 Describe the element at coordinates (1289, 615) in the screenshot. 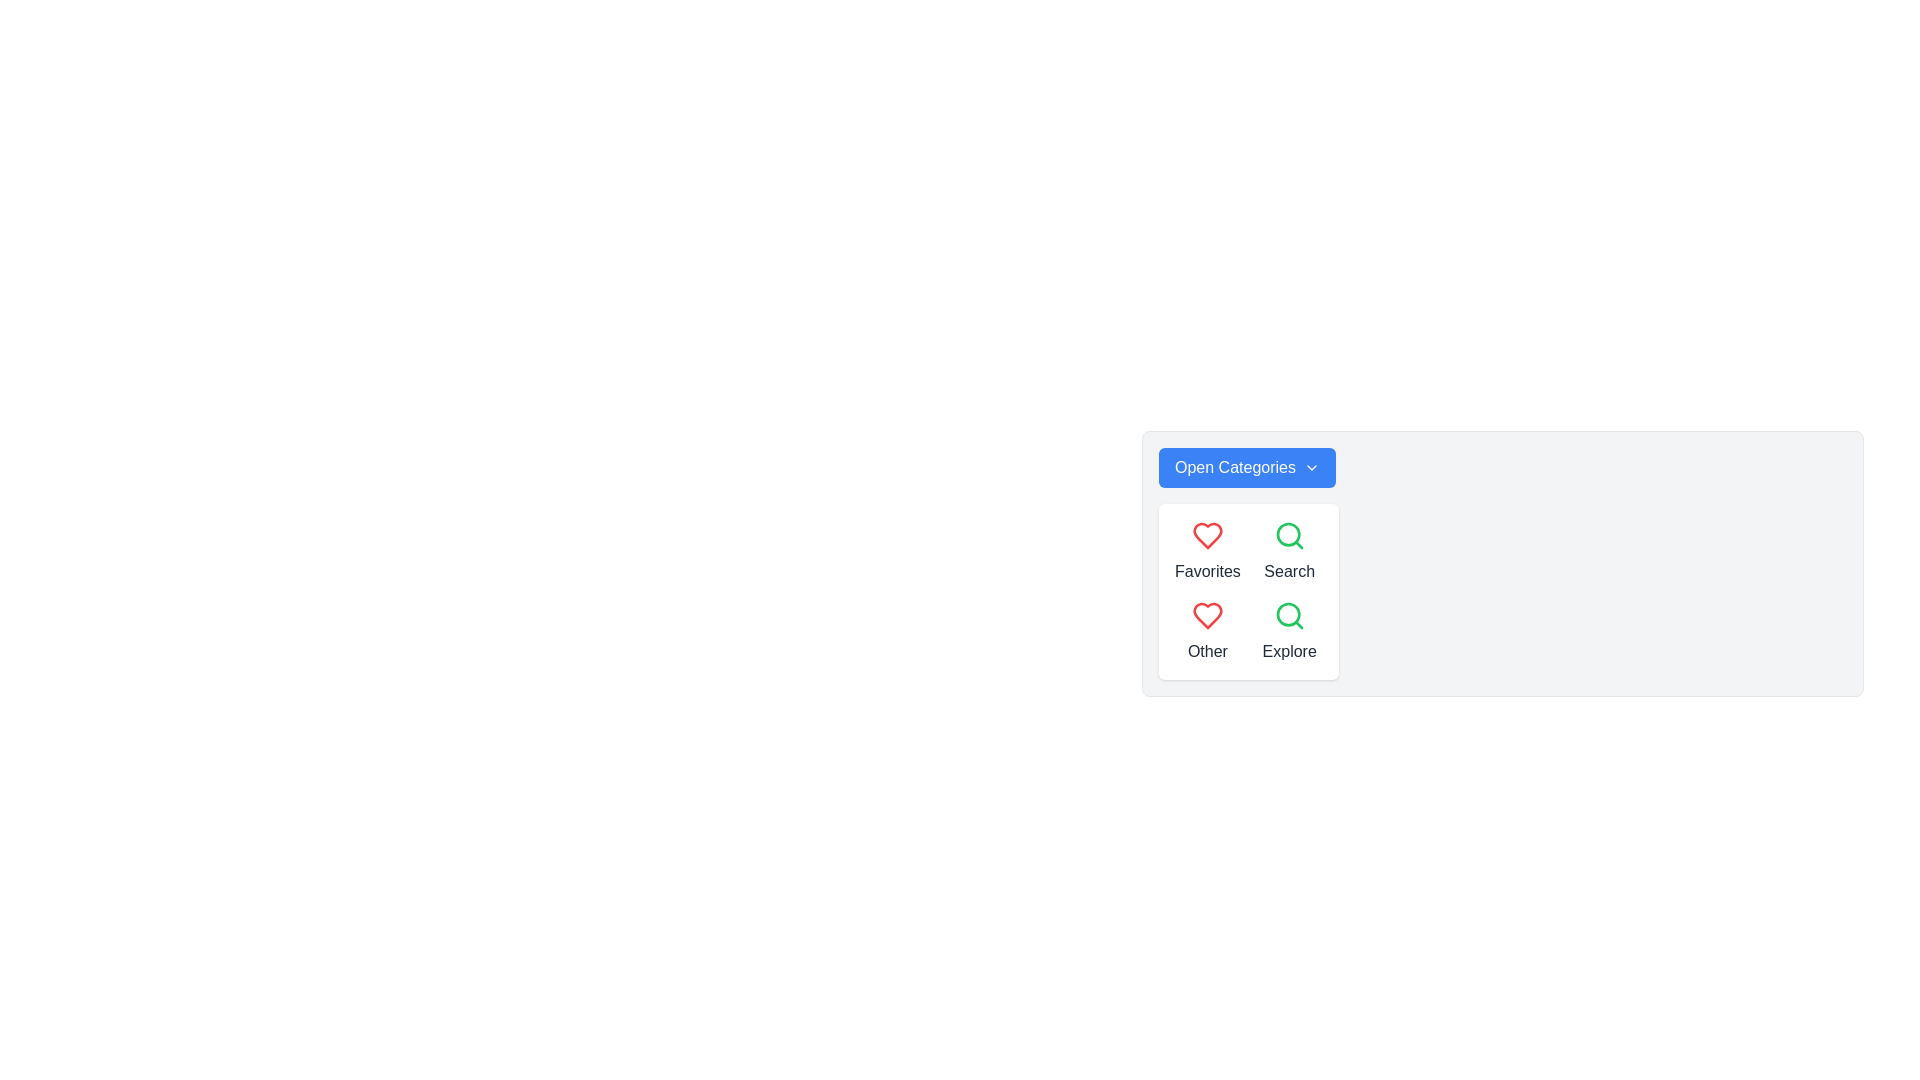

I see `the green magnifying glass icon located at the bottom-right of the panel above the 'Explore' label` at that location.